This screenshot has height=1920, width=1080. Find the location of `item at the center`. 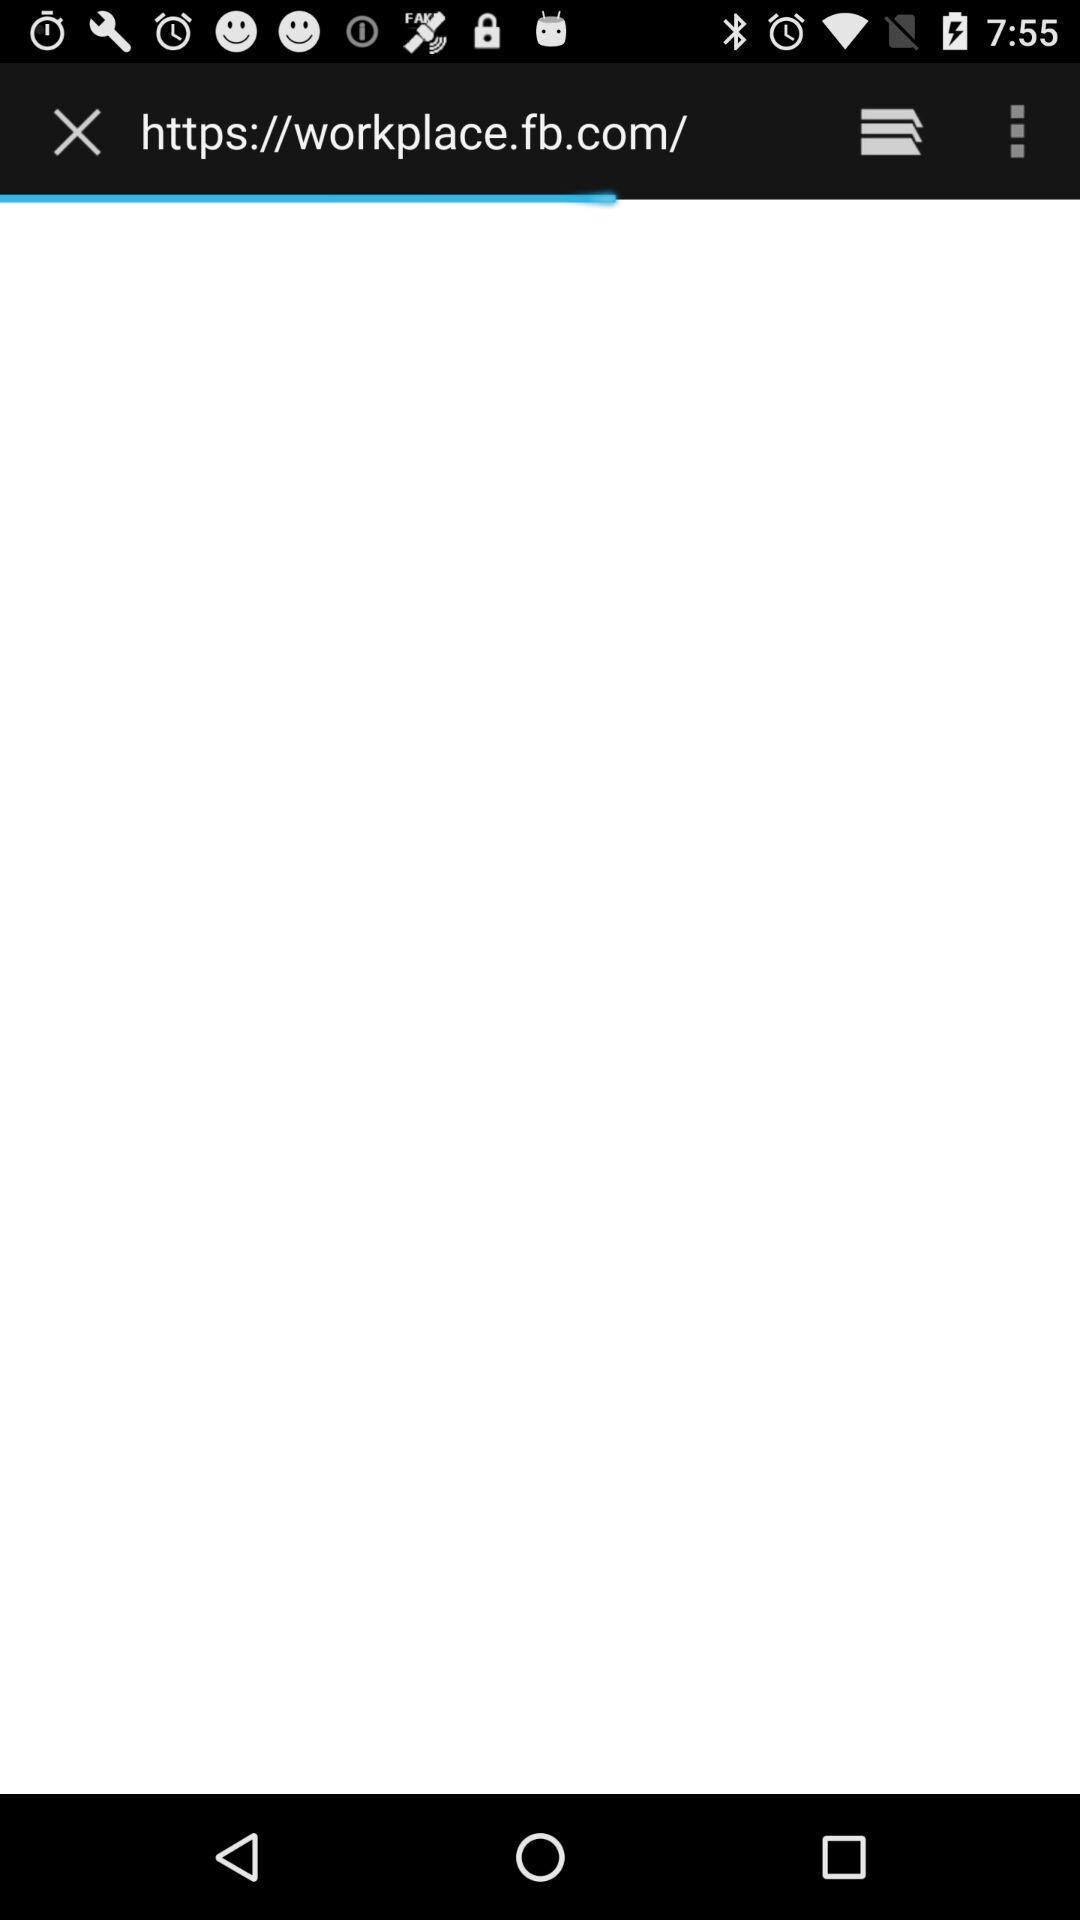

item at the center is located at coordinates (540, 996).